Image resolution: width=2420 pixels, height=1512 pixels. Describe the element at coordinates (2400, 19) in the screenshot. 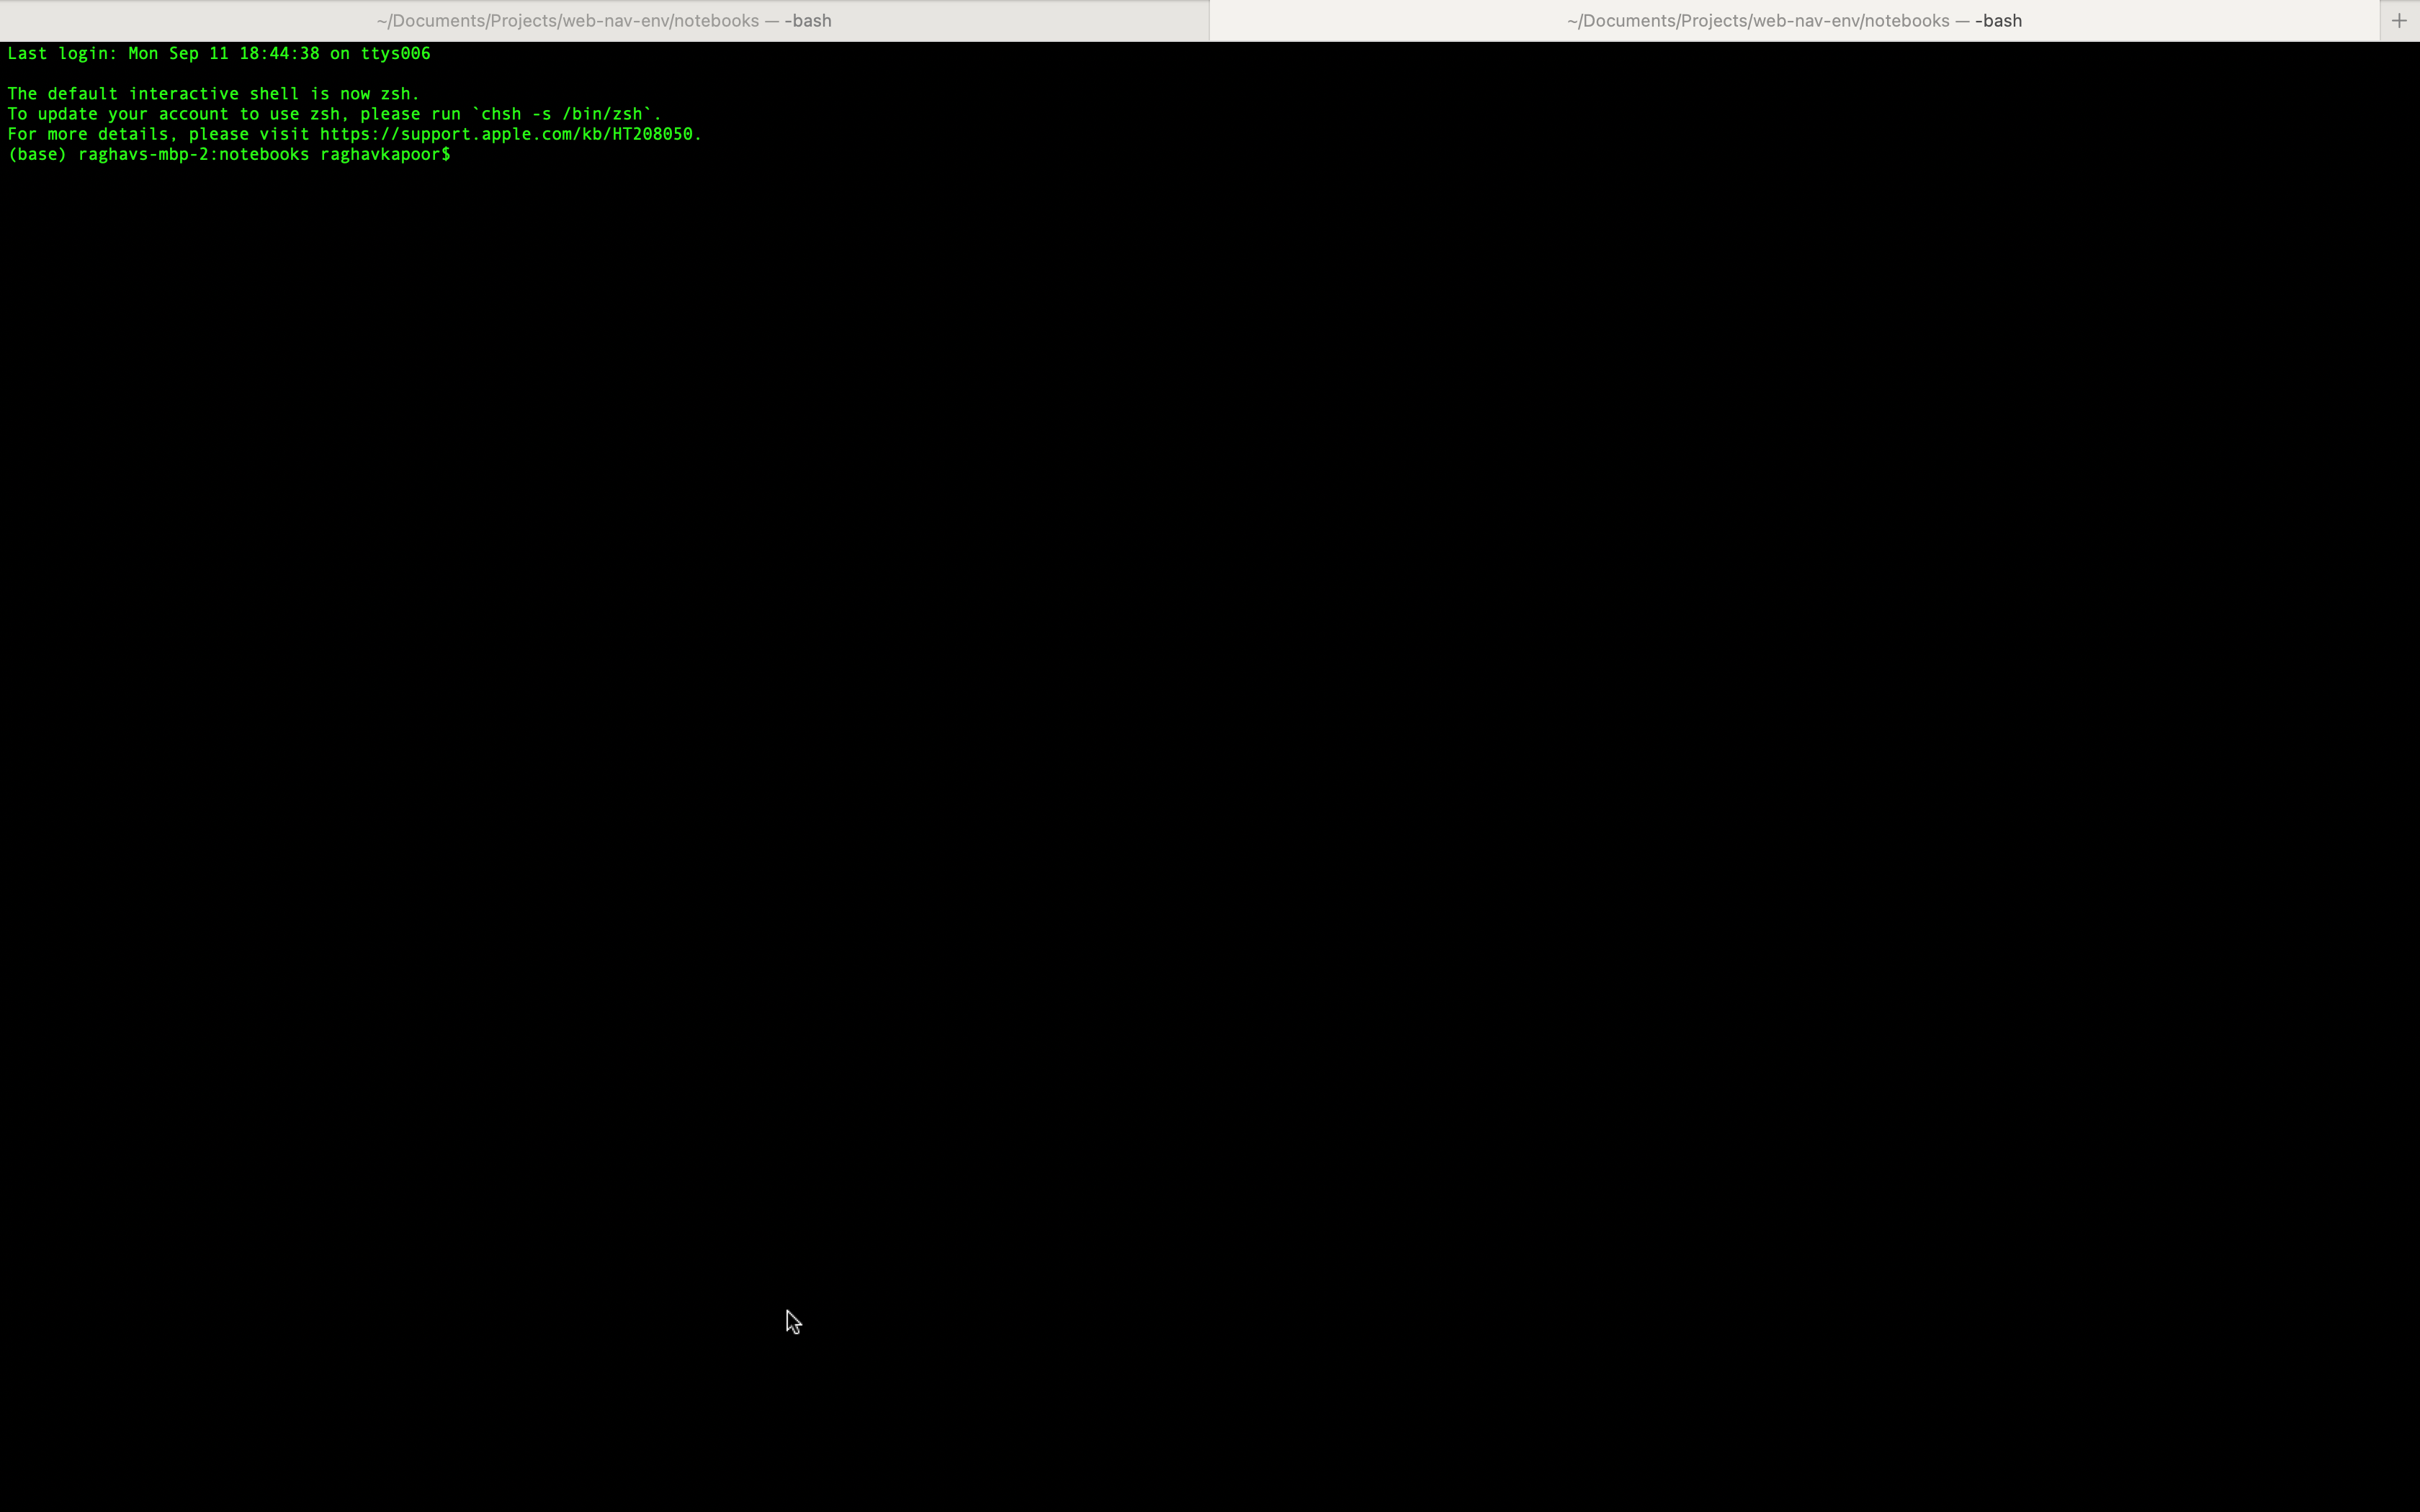

I see `Create a new tab by using the add button` at that location.